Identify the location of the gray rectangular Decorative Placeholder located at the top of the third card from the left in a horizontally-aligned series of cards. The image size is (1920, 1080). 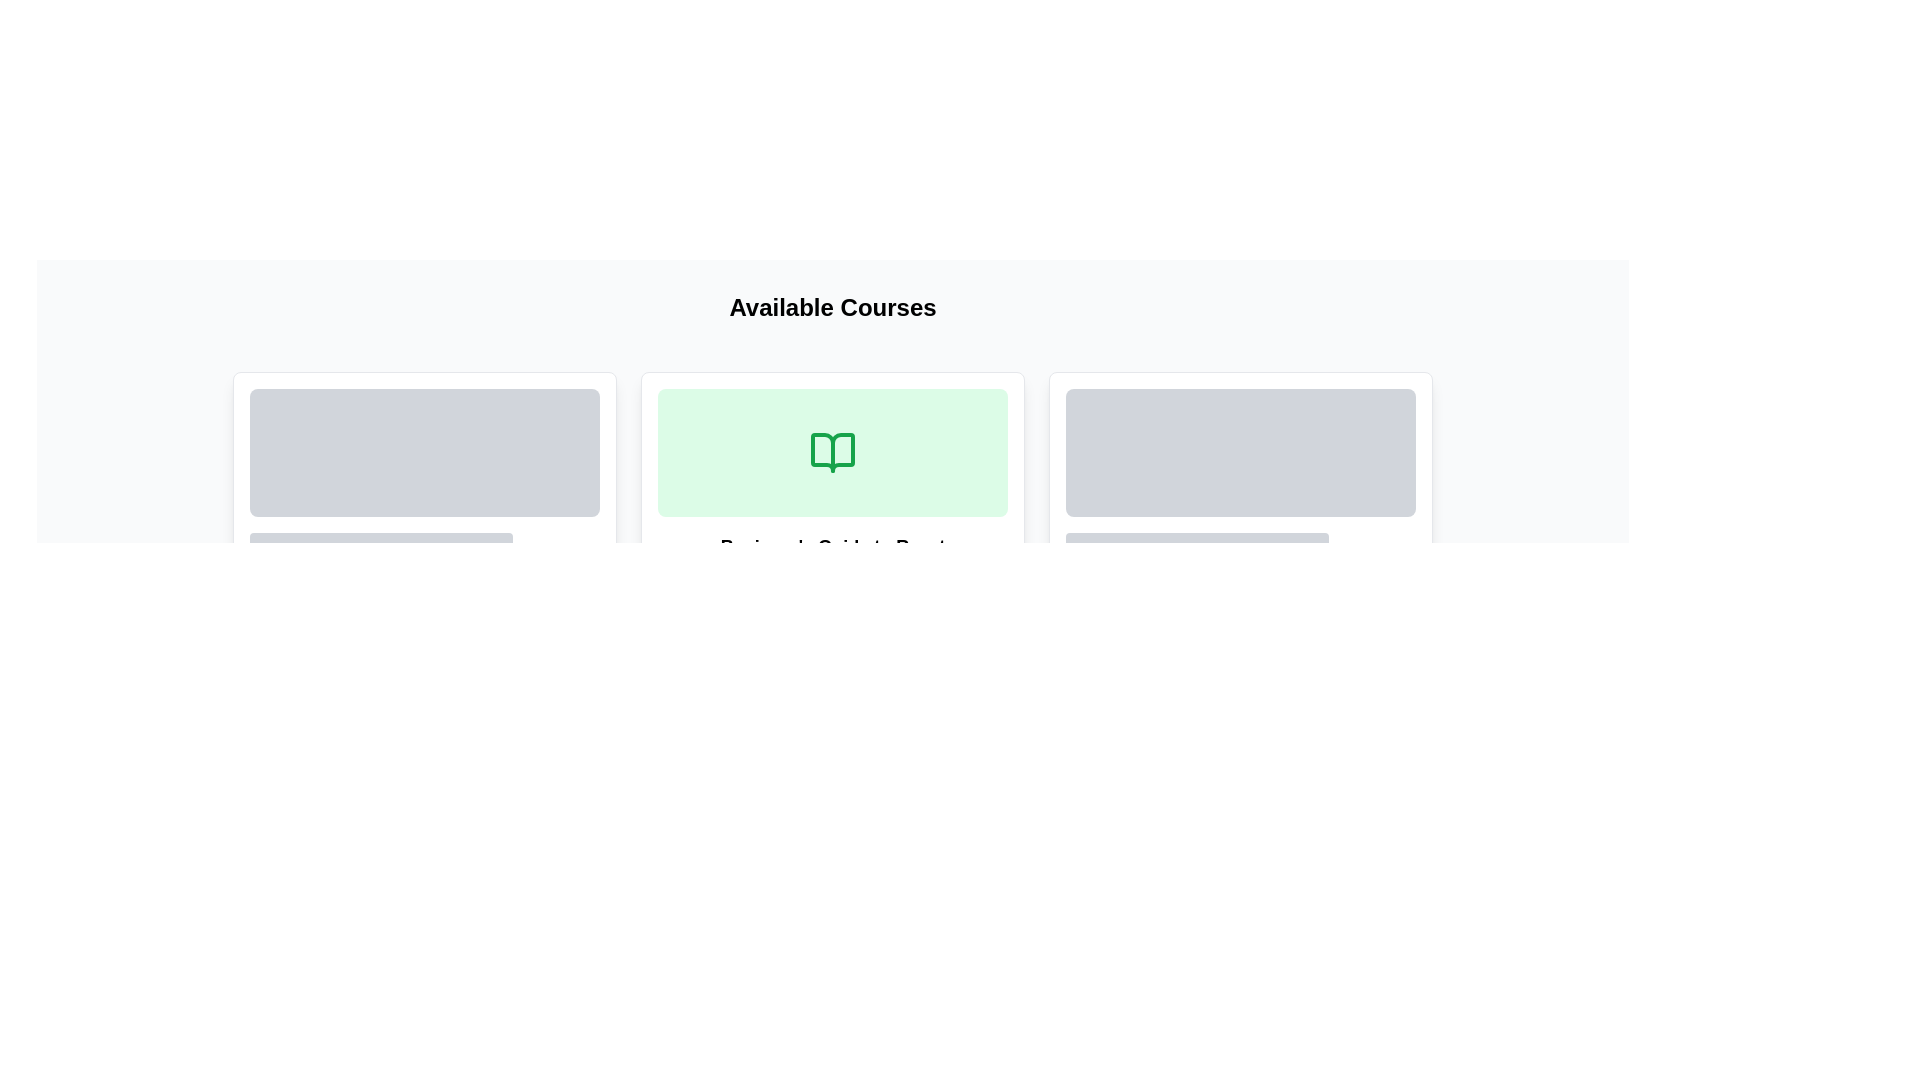
(1240, 482).